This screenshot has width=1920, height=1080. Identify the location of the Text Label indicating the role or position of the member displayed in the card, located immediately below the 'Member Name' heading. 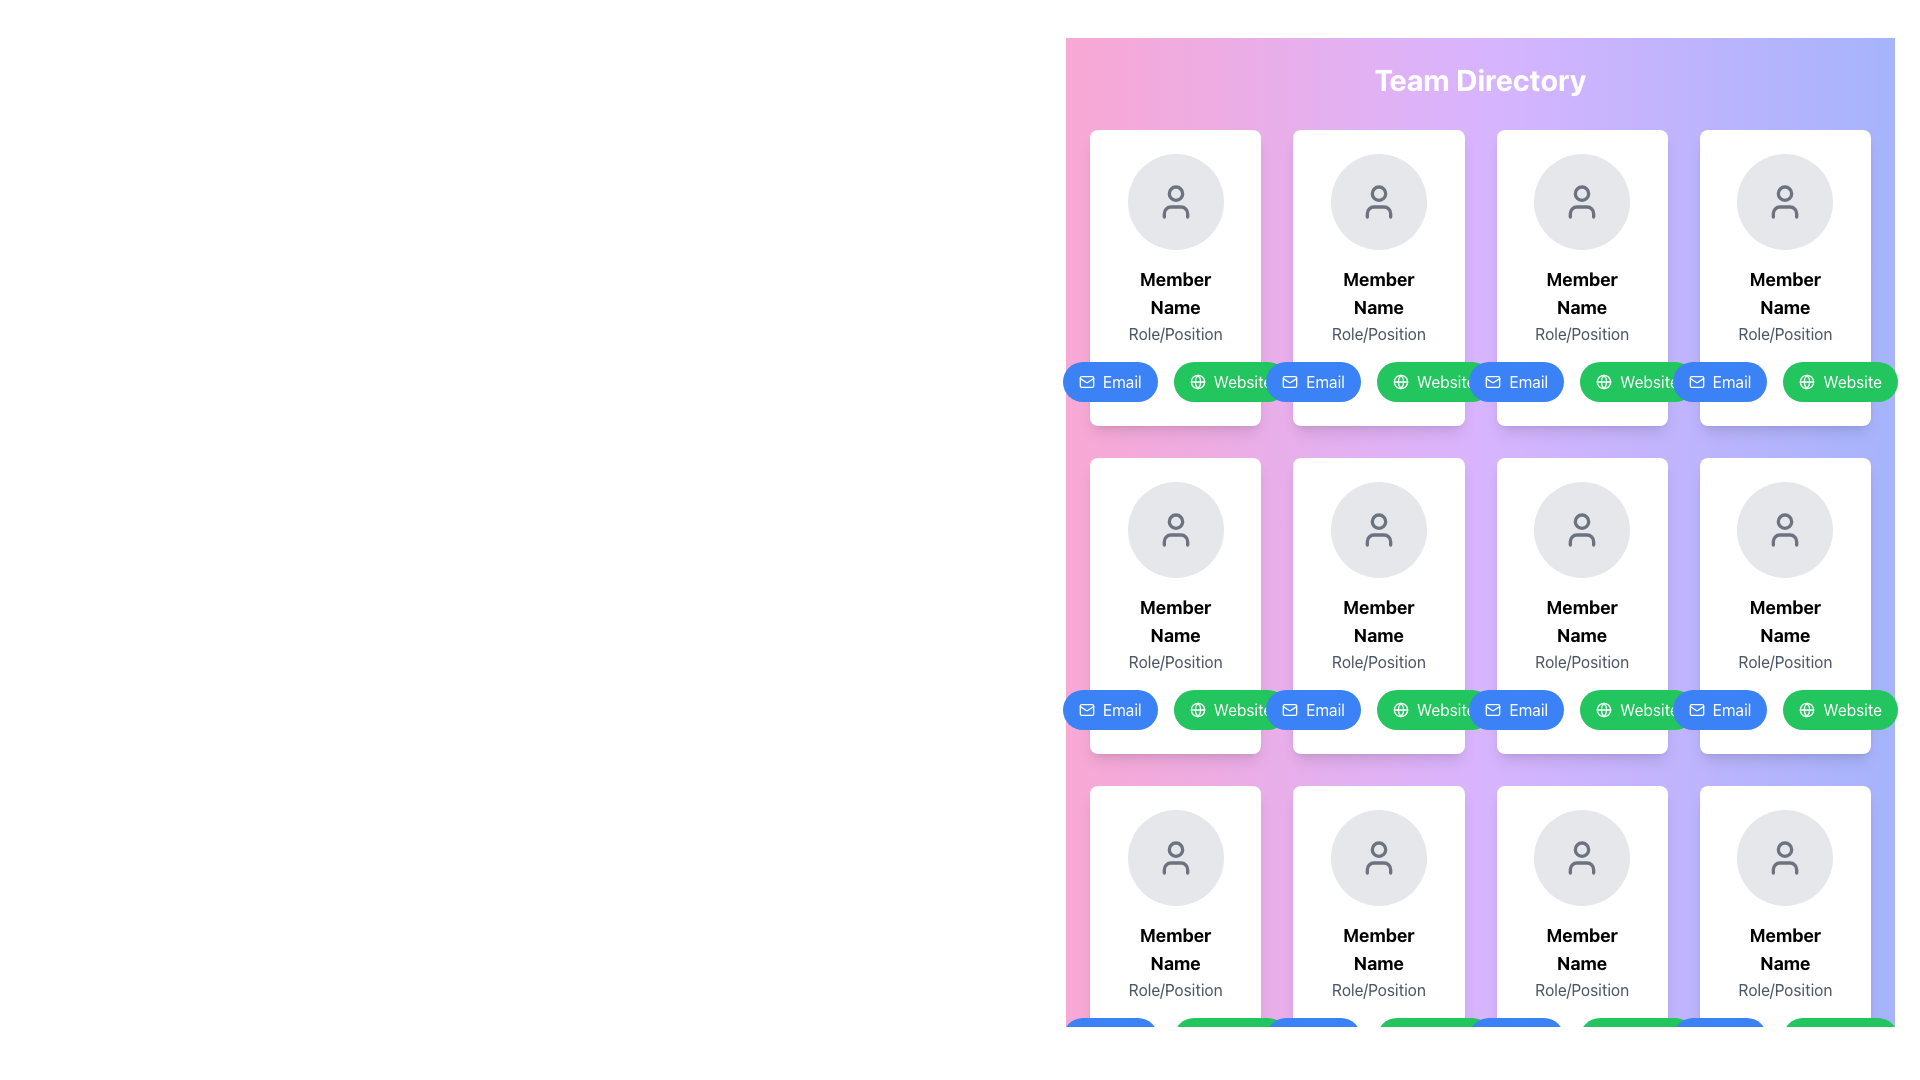
(1175, 333).